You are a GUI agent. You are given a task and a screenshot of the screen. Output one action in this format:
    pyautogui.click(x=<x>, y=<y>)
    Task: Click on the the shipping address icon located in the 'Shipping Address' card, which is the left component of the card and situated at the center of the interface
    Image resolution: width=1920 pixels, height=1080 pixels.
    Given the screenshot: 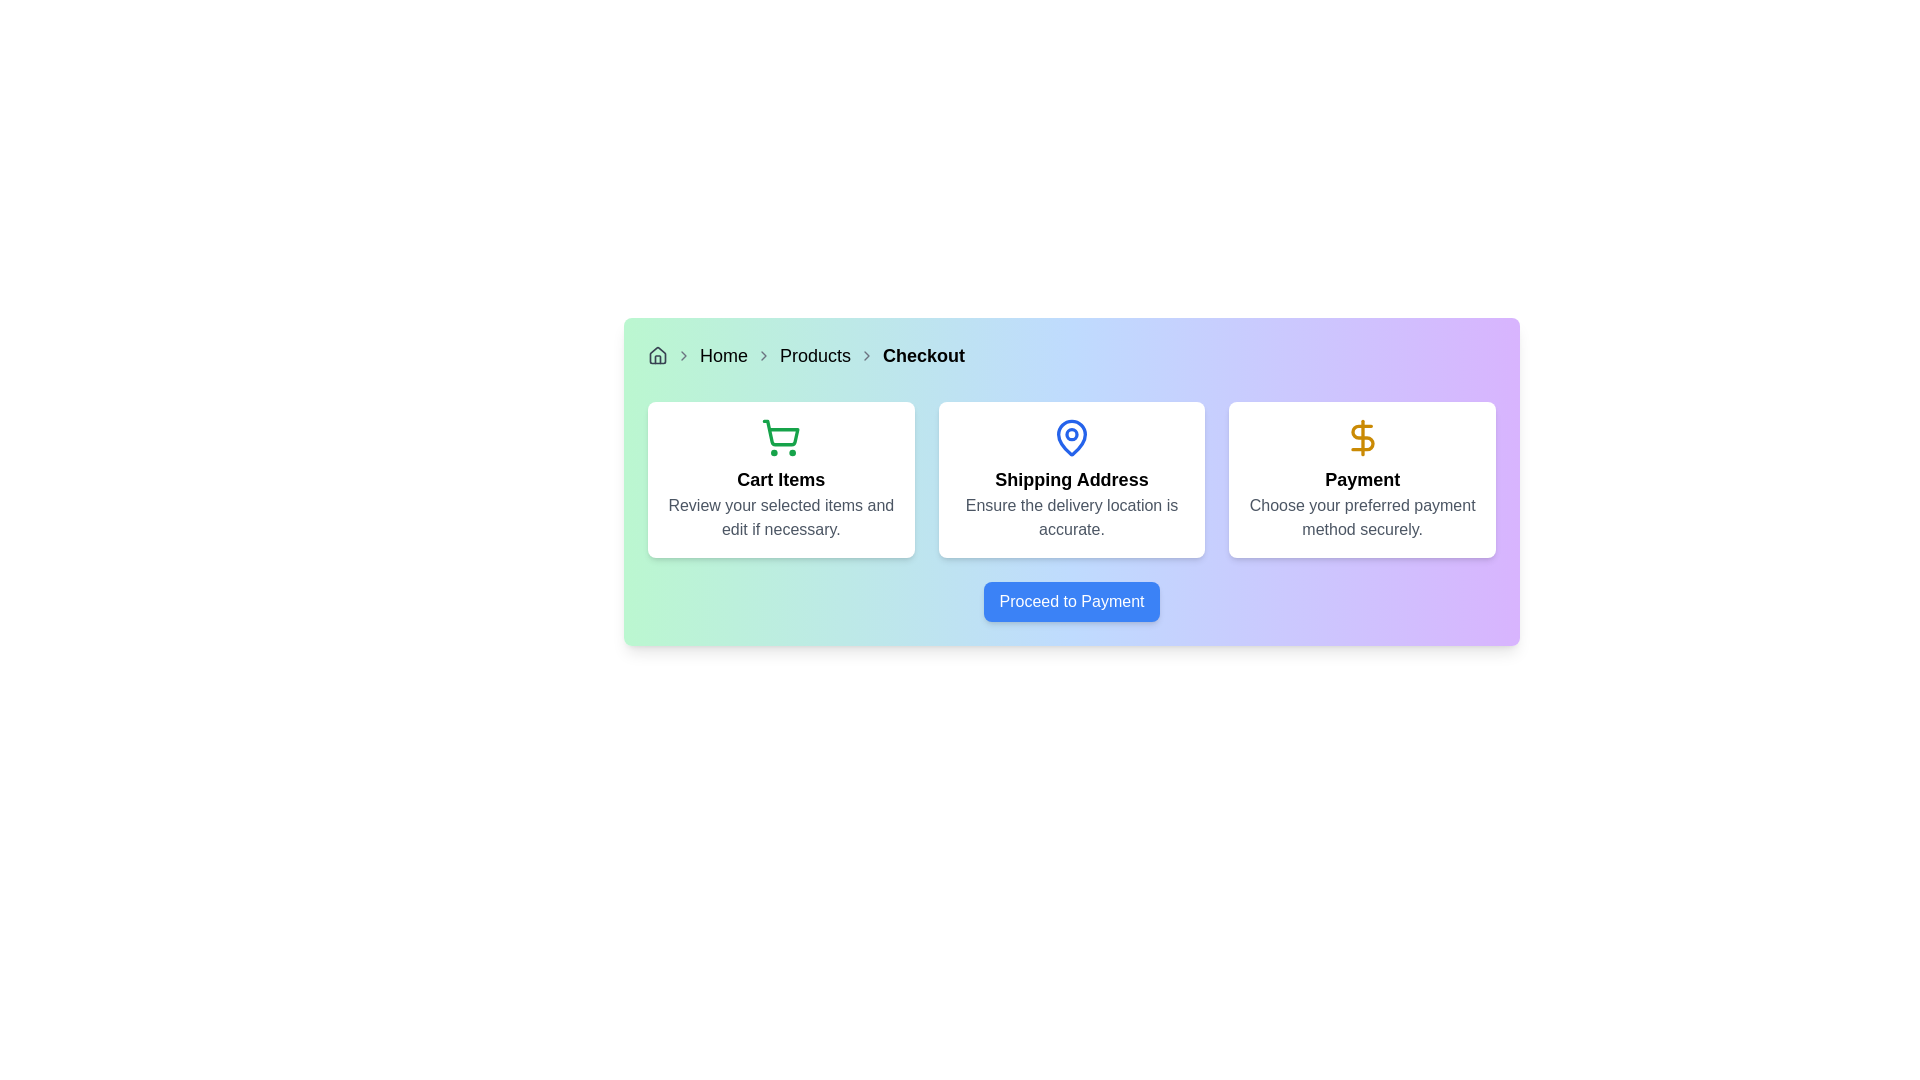 What is the action you would take?
    pyautogui.click(x=1070, y=437)
    